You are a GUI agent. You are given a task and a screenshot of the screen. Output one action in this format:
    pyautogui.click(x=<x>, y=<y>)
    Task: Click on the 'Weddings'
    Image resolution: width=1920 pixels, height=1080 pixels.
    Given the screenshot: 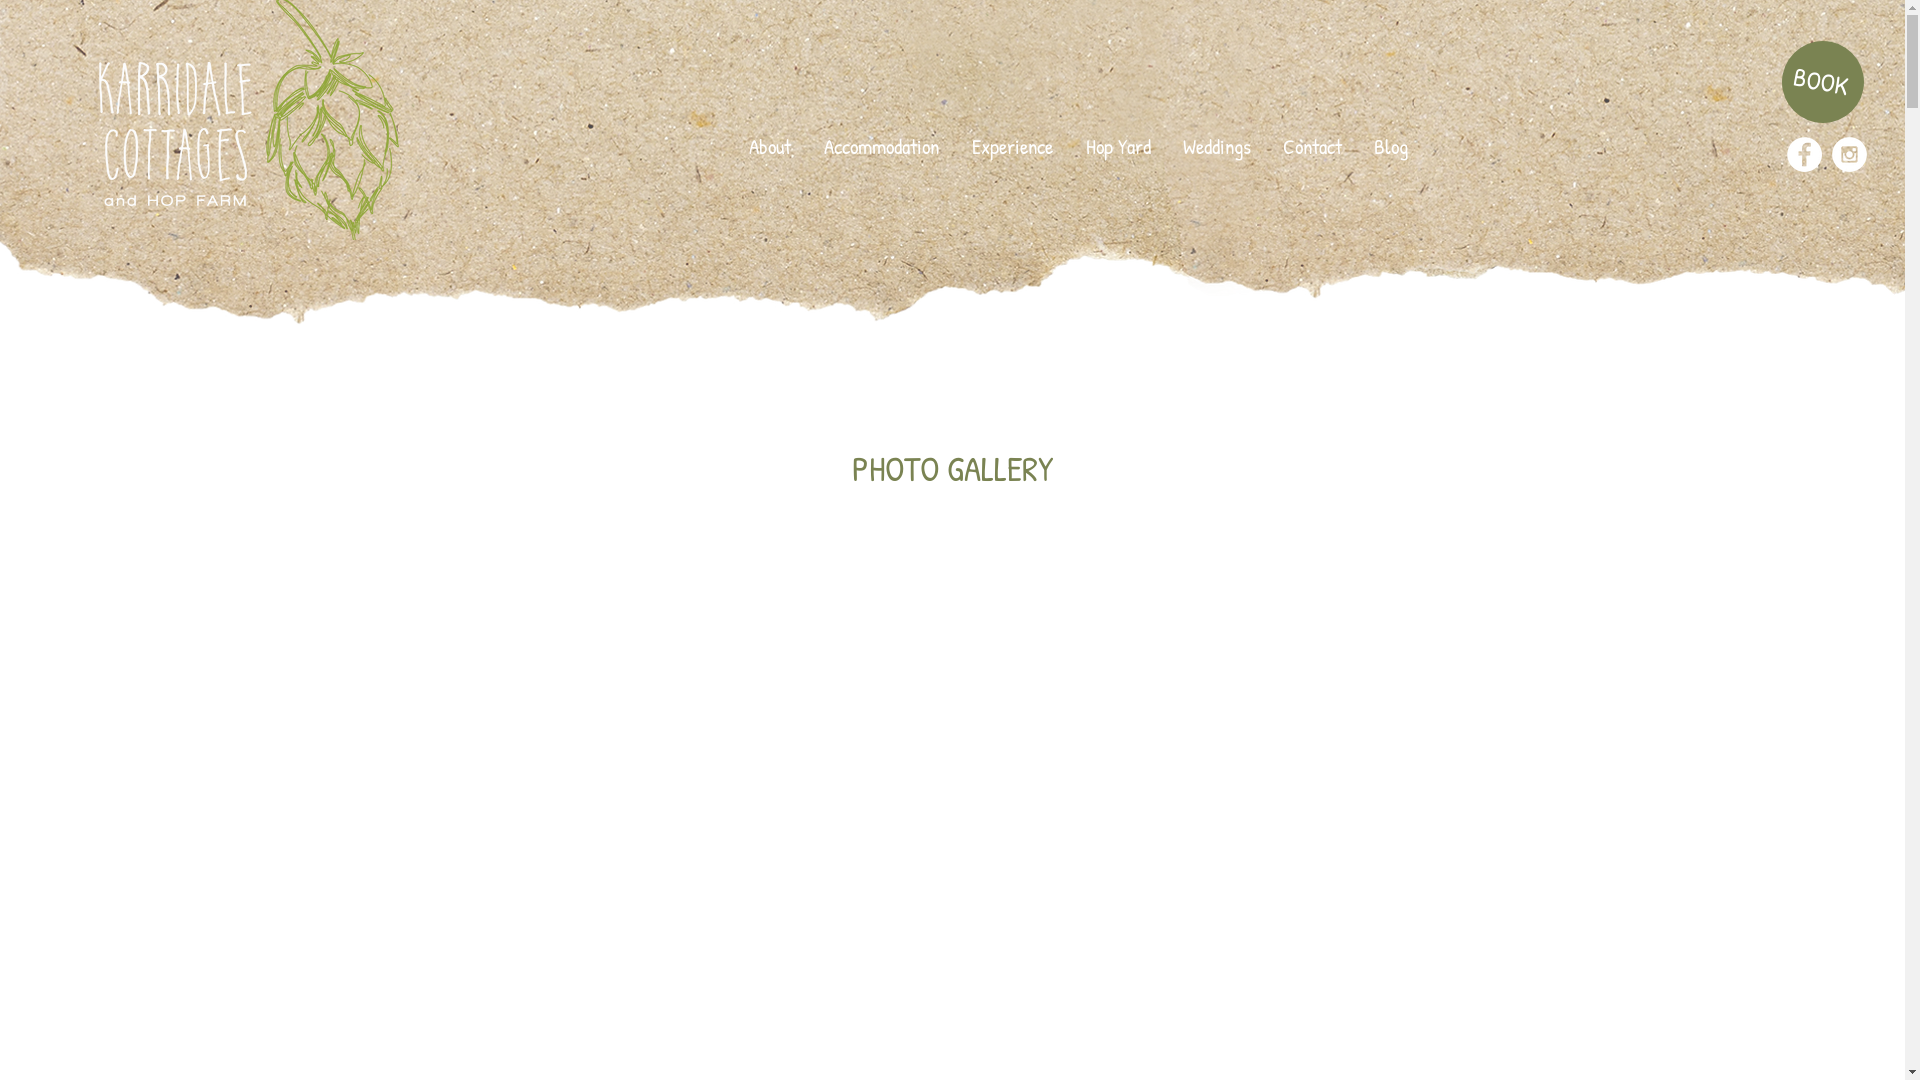 What is the action you would take?
    pyautogui.click(x=1166, y=145)
    